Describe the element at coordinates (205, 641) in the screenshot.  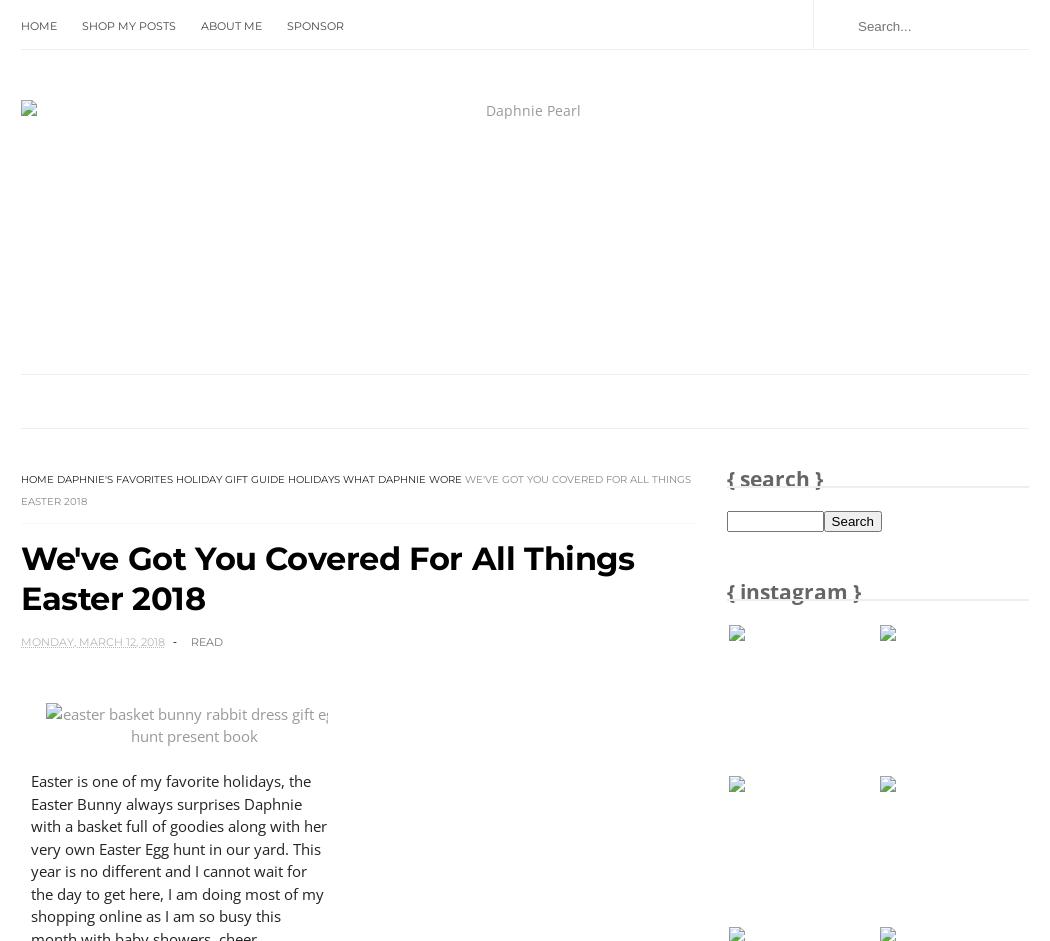
I see `'Read'` at that location.